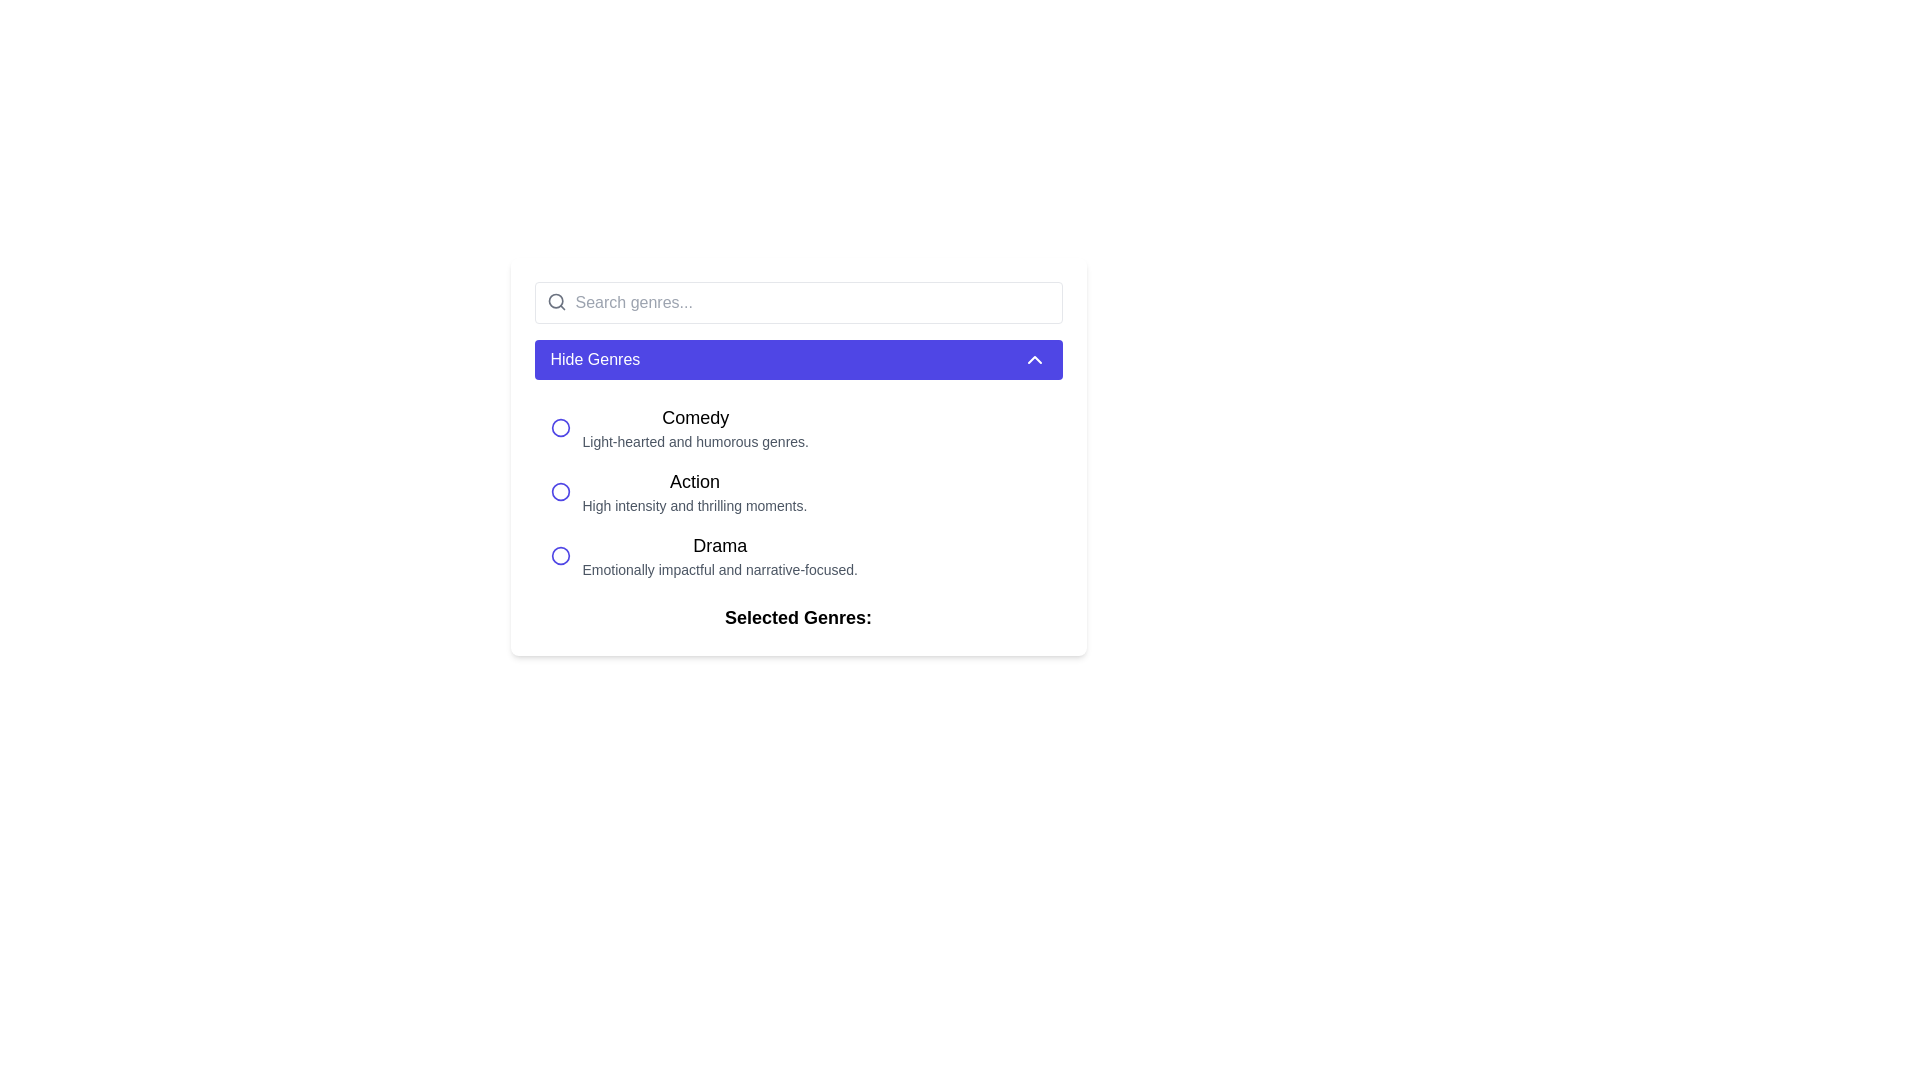  What do you see at coordinates (695, 492) in the screenshot?
I see `the 'Action' genre text label, which is located in the middle of a vertically stacked list of selectable items under the 'Hide Genres' header` at bounding box center [695, 492].